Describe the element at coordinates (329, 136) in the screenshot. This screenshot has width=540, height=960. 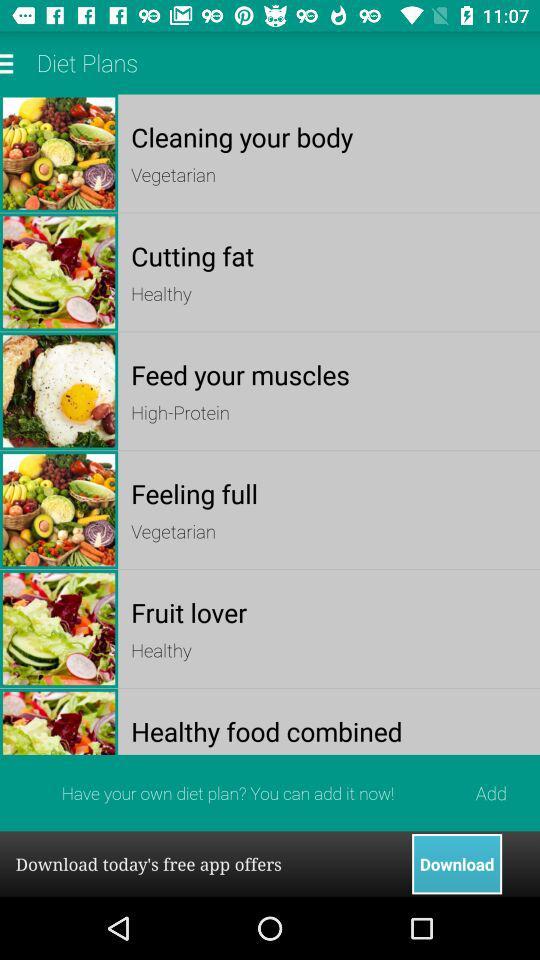
I see `the app below diet plans app` at that location.